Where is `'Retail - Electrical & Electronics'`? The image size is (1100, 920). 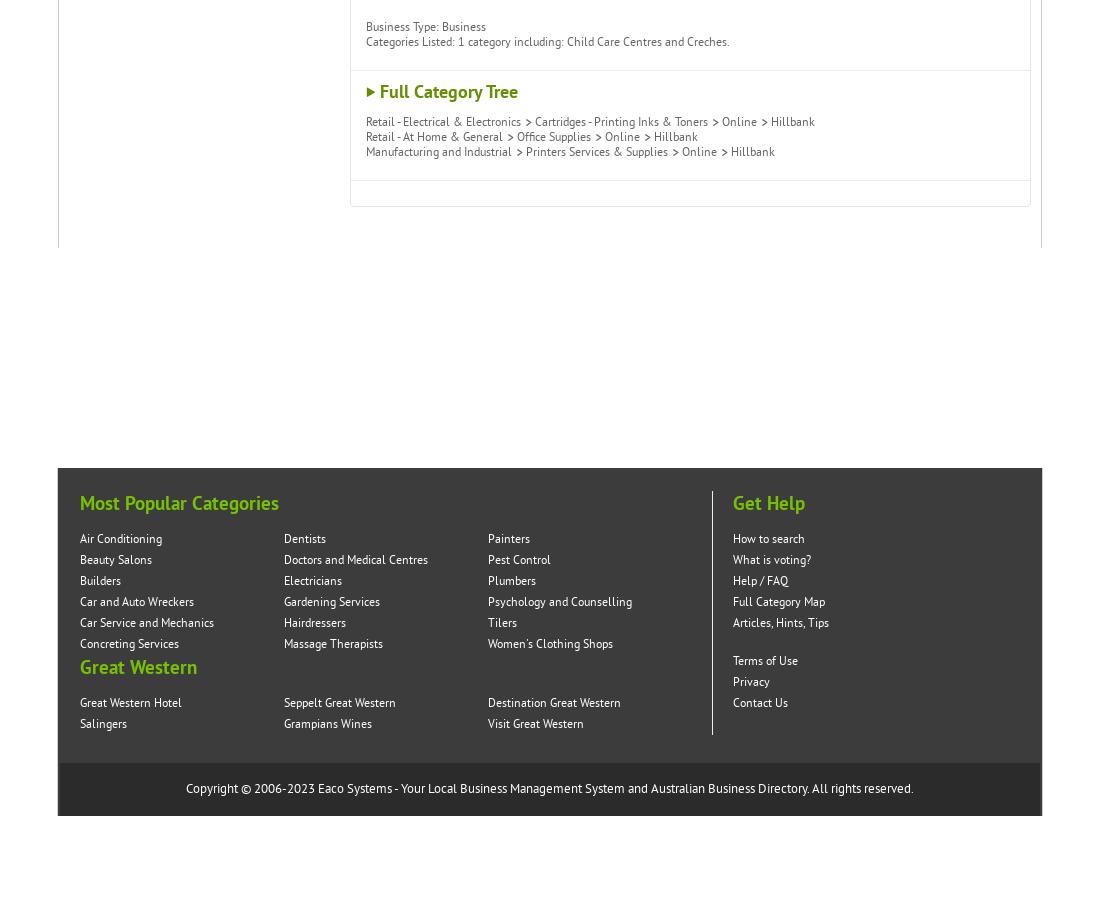
'Retail - Electrical & Electronics' is located at coordinates (365, 121).